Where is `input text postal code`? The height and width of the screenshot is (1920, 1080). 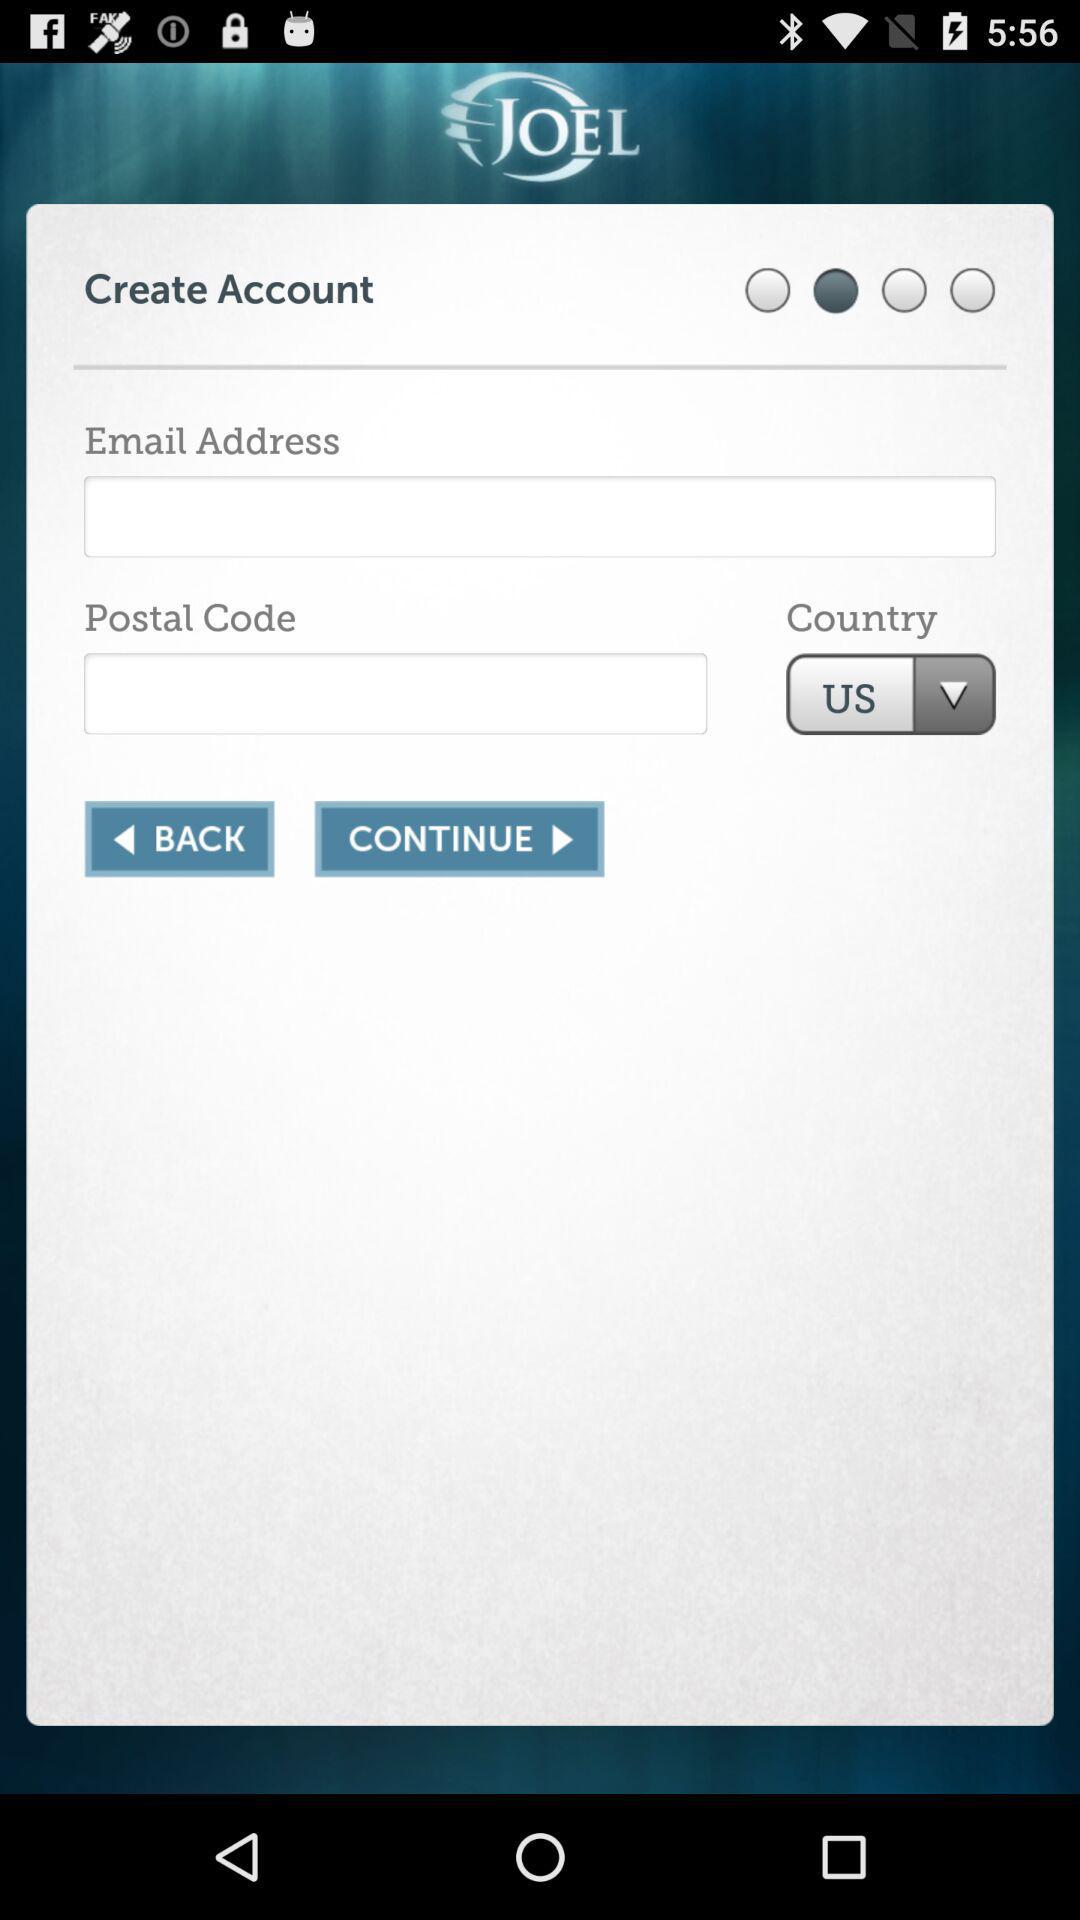
input text postal code is located at coordinates (395, 693).